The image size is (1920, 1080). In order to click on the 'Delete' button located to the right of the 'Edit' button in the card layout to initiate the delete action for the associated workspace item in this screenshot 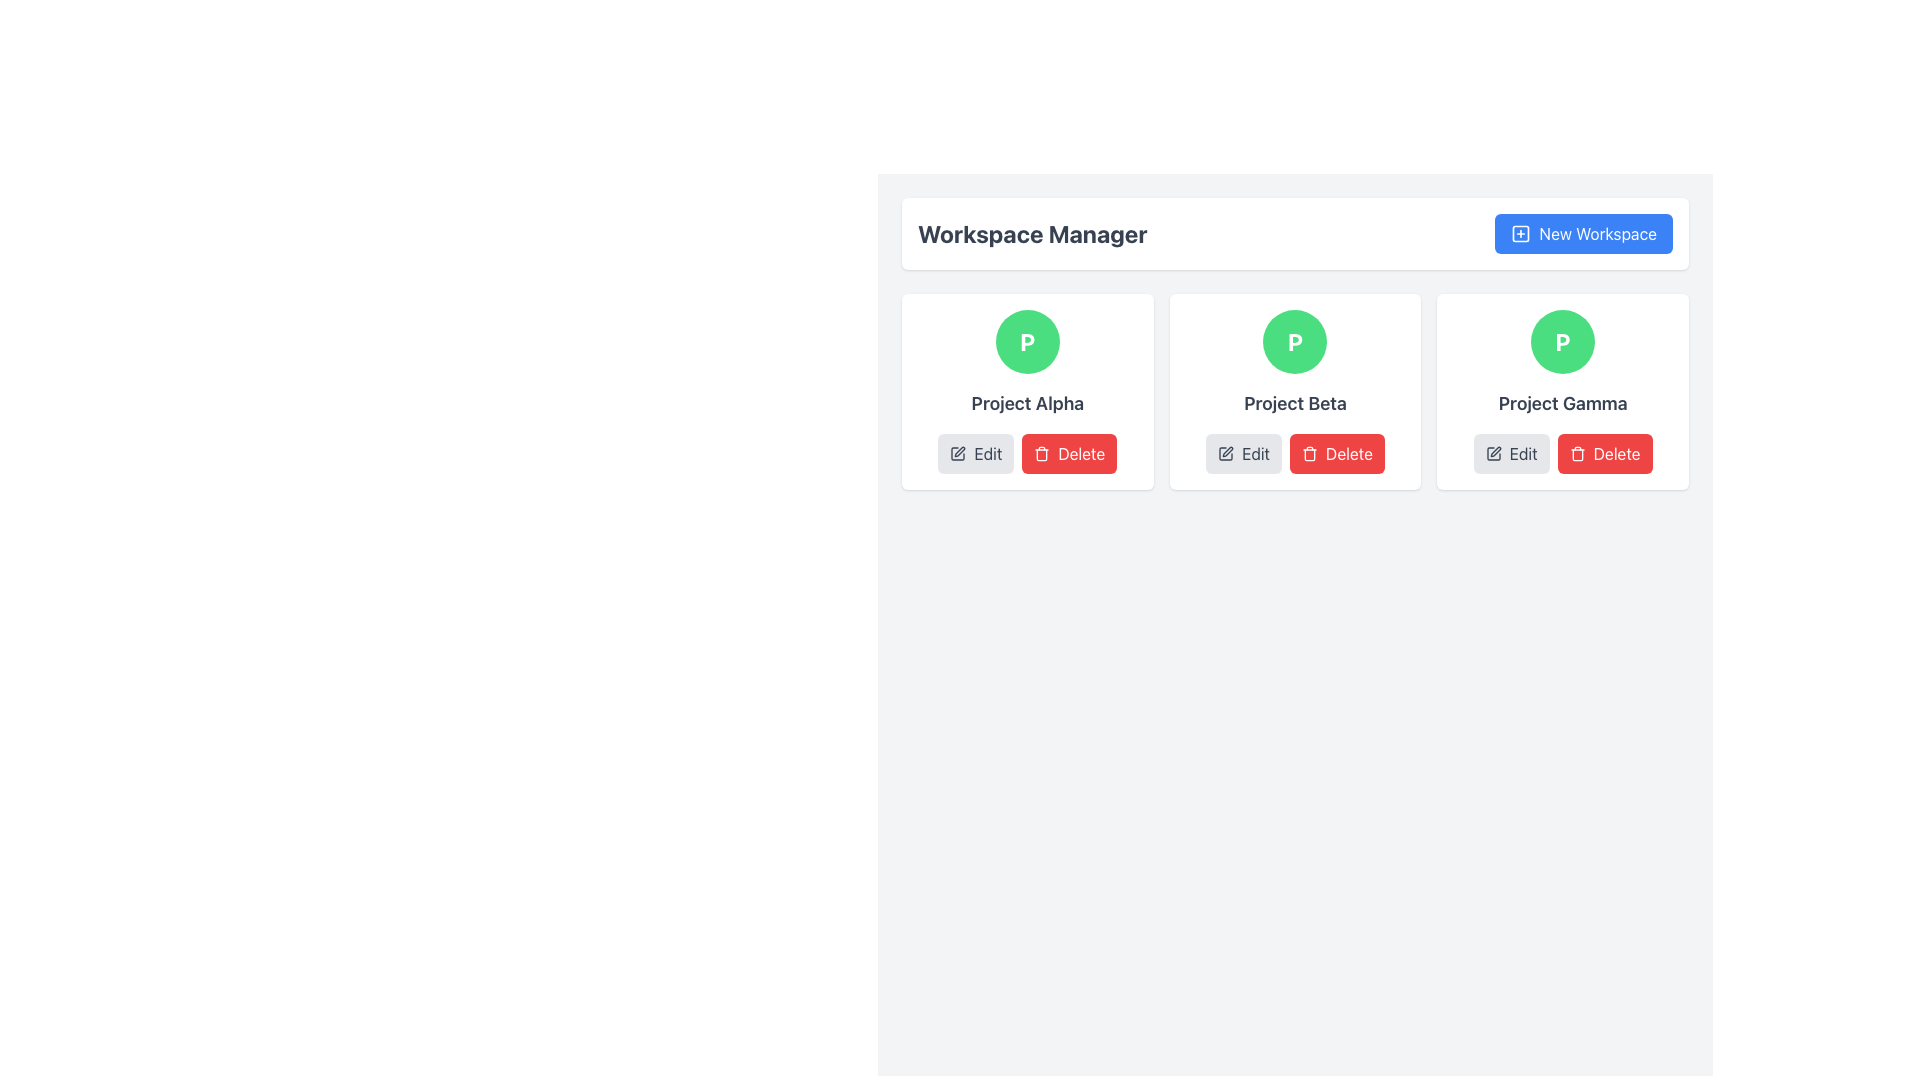, I will do `click(1068, 454)`.